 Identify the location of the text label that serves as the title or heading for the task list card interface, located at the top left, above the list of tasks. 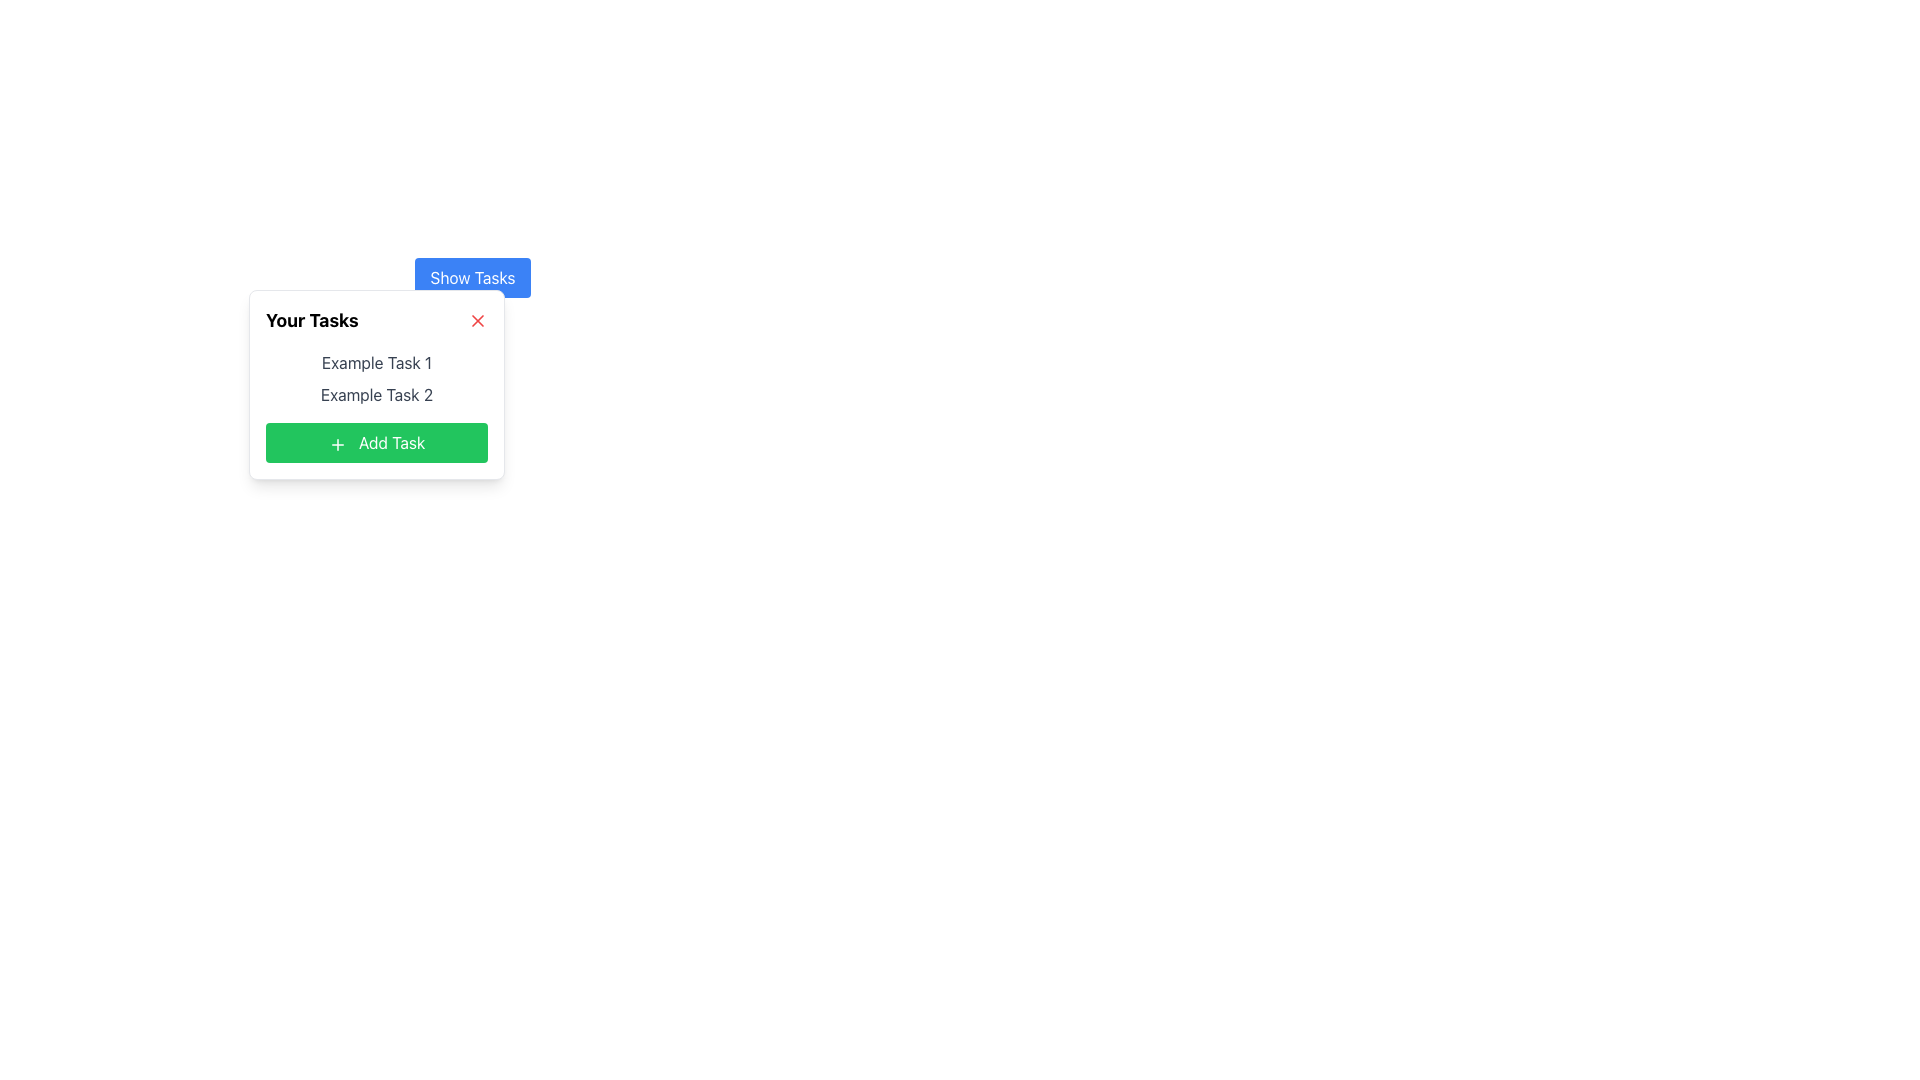
(311, 319).